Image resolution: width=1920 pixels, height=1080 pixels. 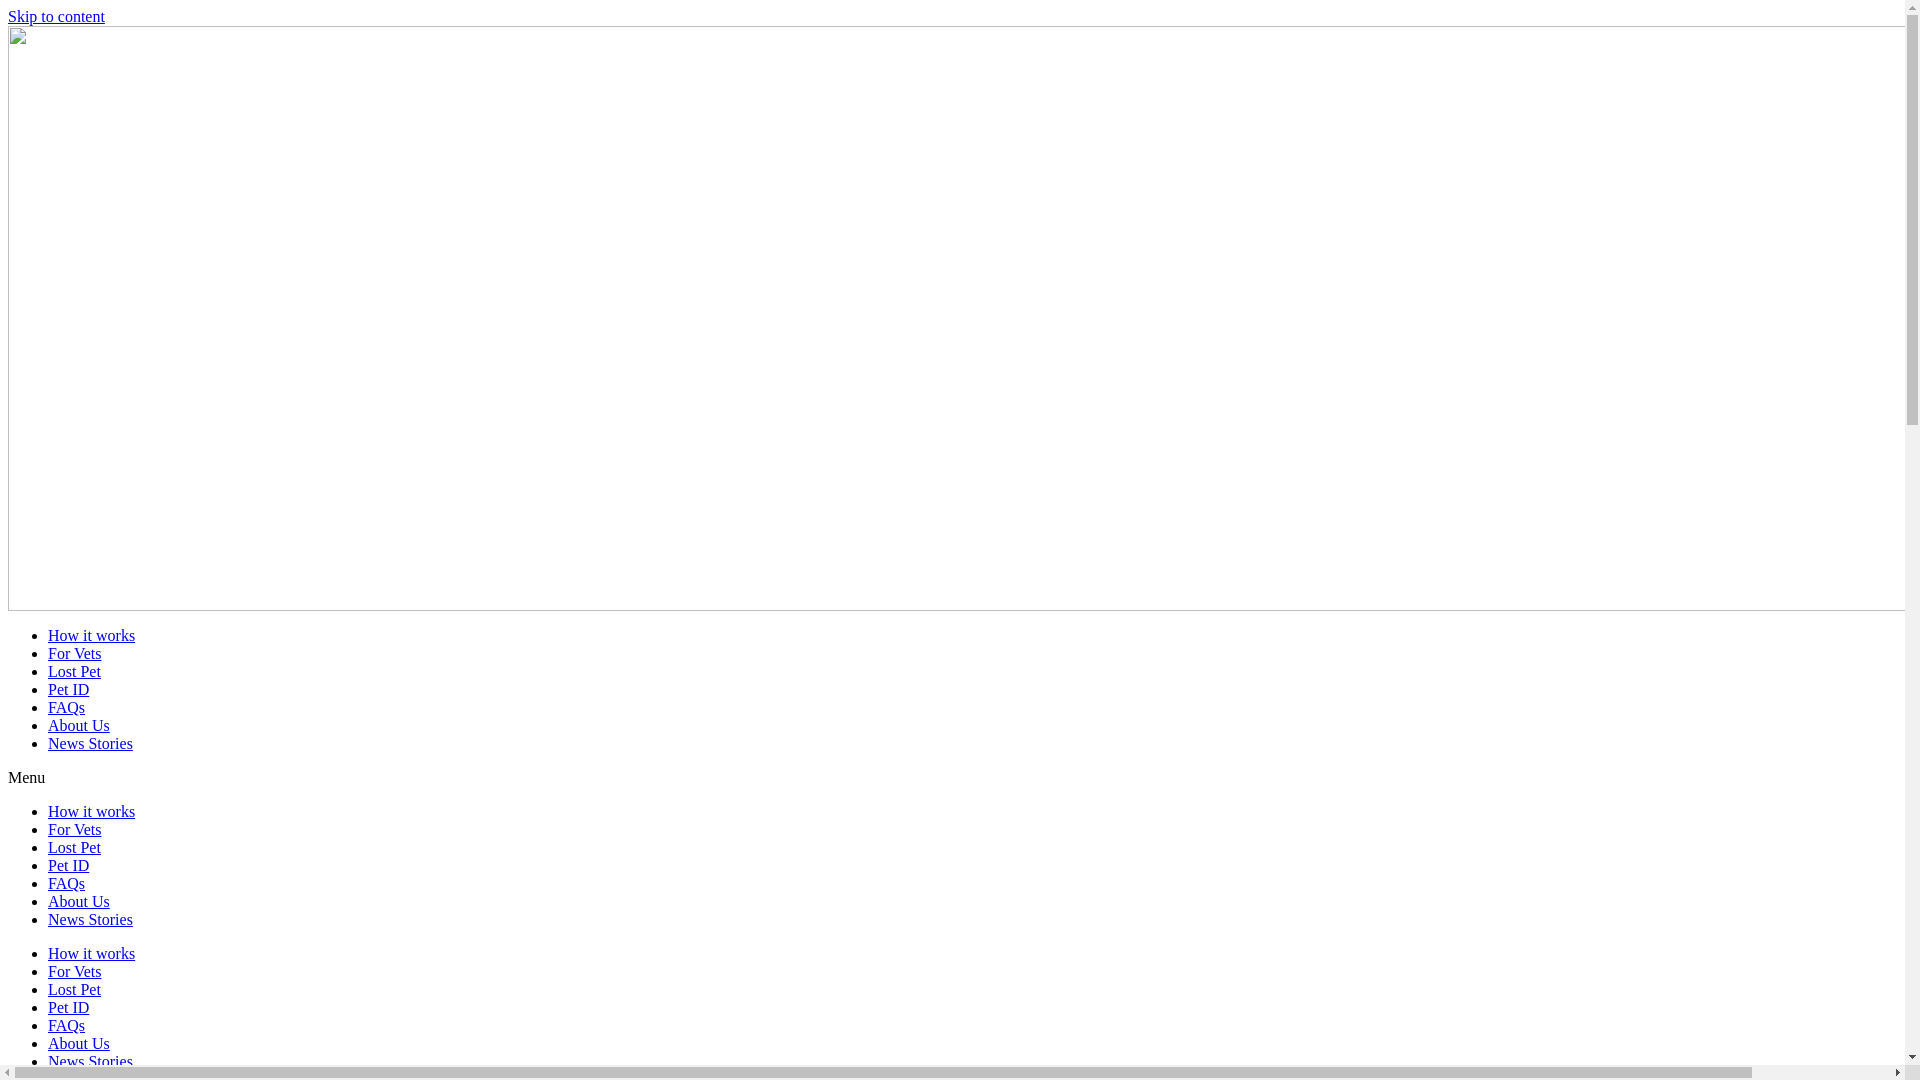 I want to click on 'About Us', so click(x=78, y=725).